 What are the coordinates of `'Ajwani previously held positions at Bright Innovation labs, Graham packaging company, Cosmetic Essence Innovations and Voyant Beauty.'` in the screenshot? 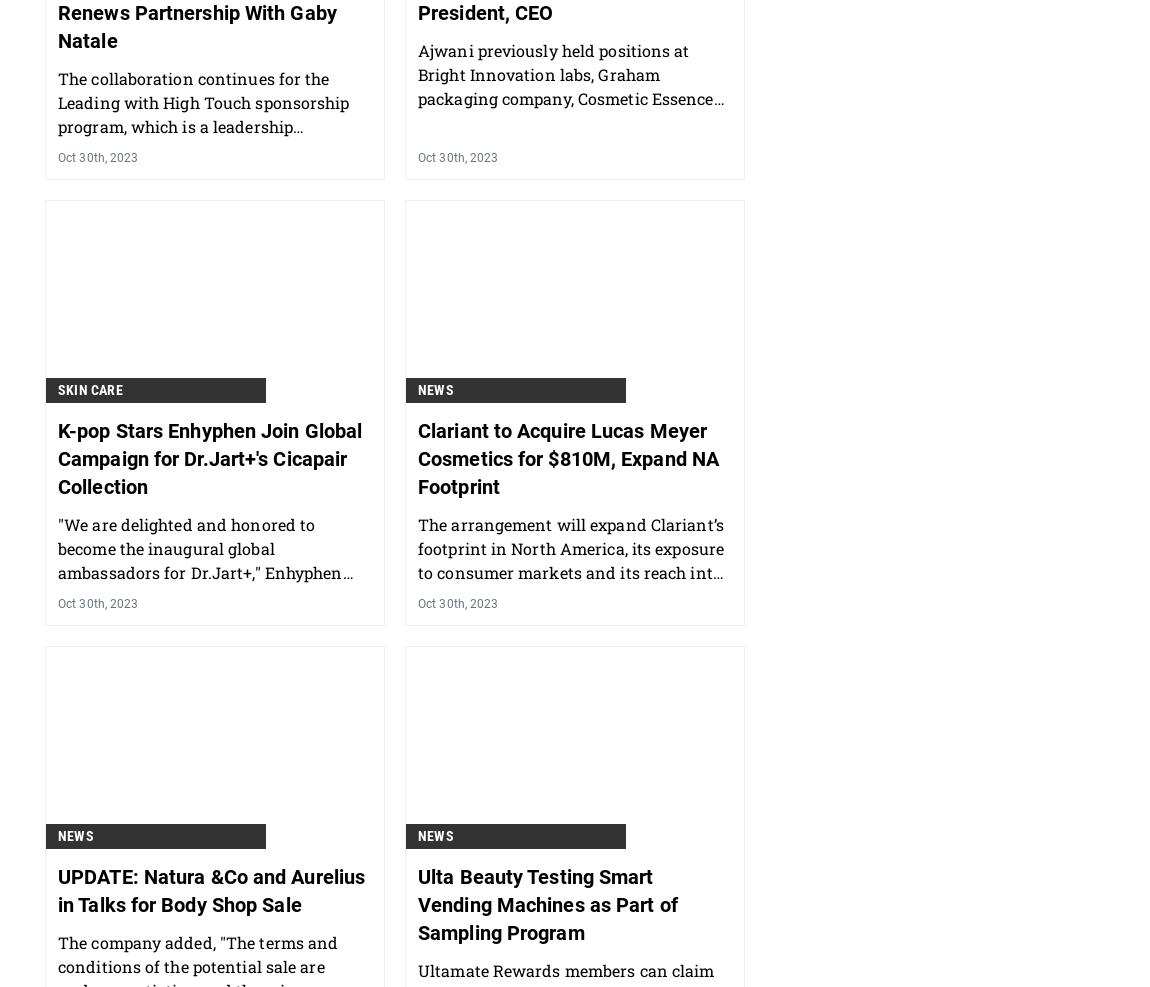 It's located at (565, 189).